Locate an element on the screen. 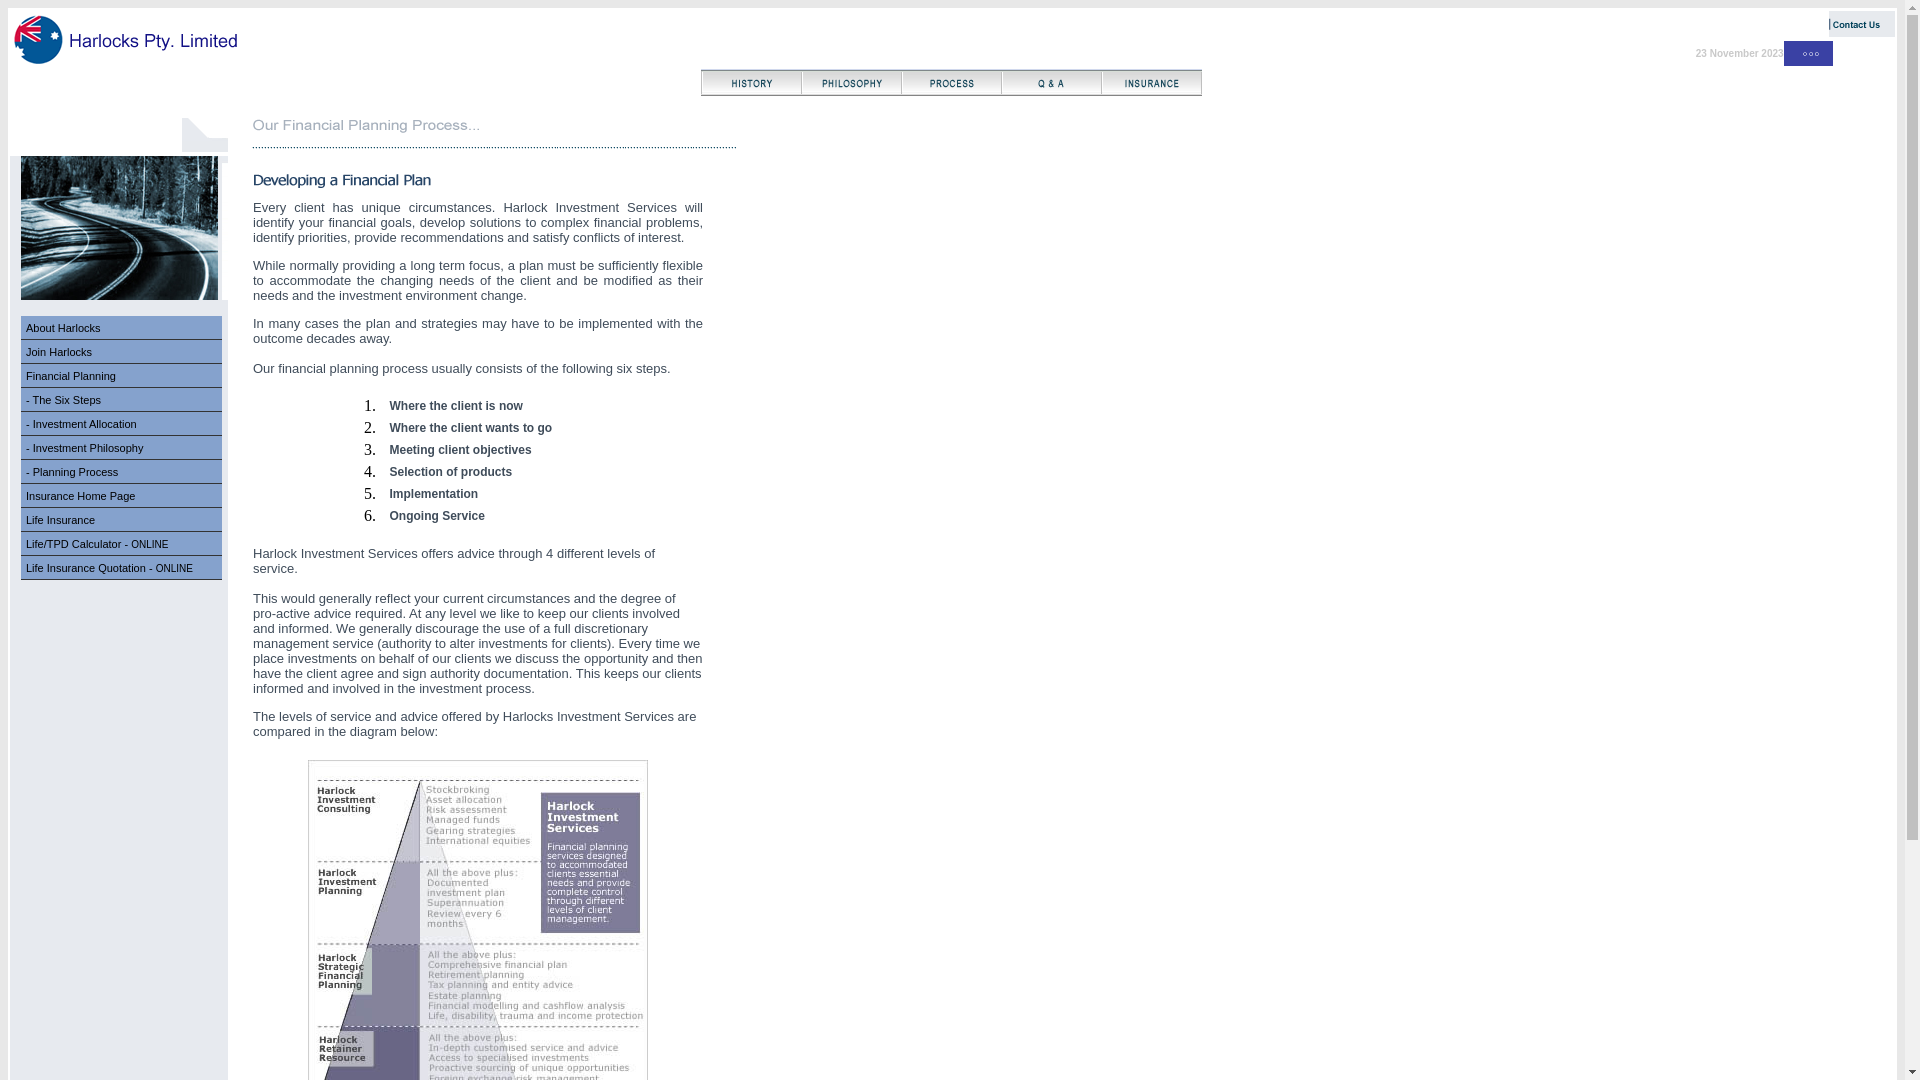 Image resolution: width=1920 pixels, height=1080 pixels. 'Ongoing Service' is located at coordinates (436, 515).